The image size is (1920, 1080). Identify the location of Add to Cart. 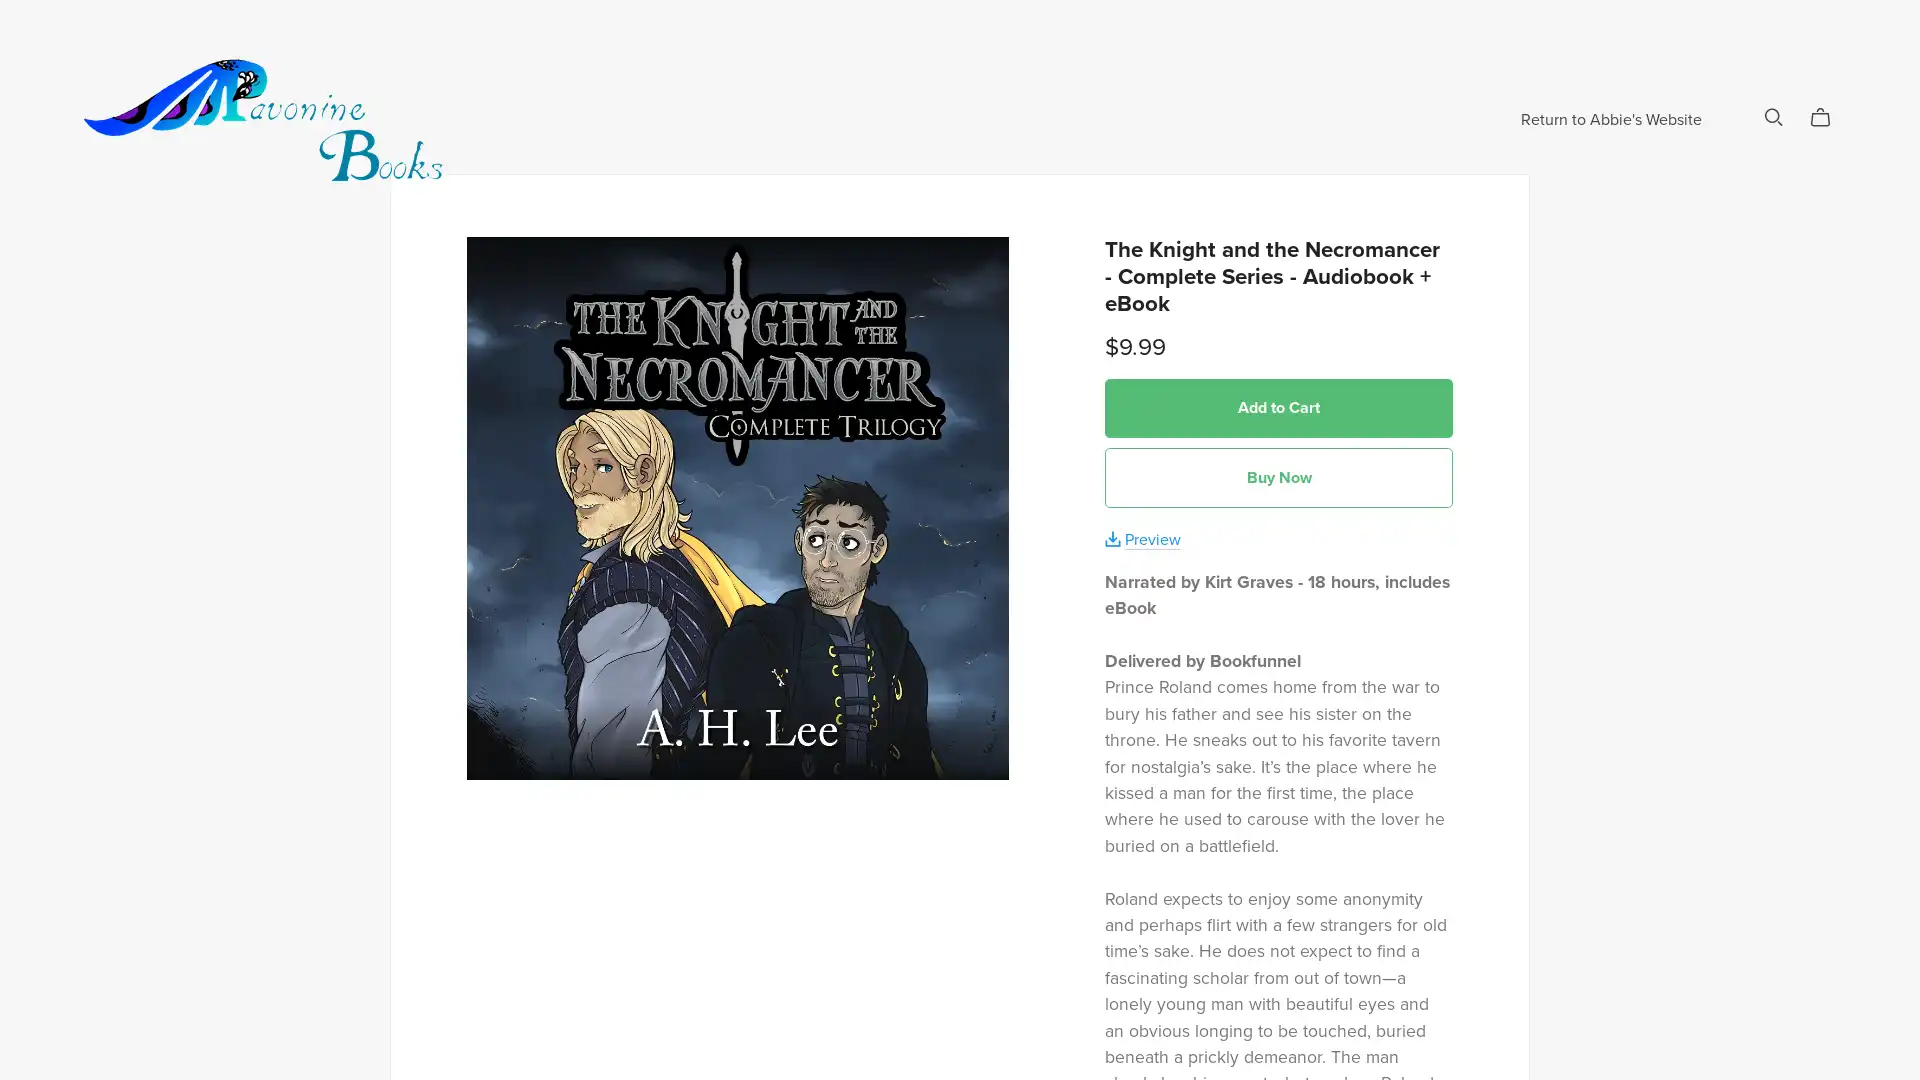
(1277, 474).